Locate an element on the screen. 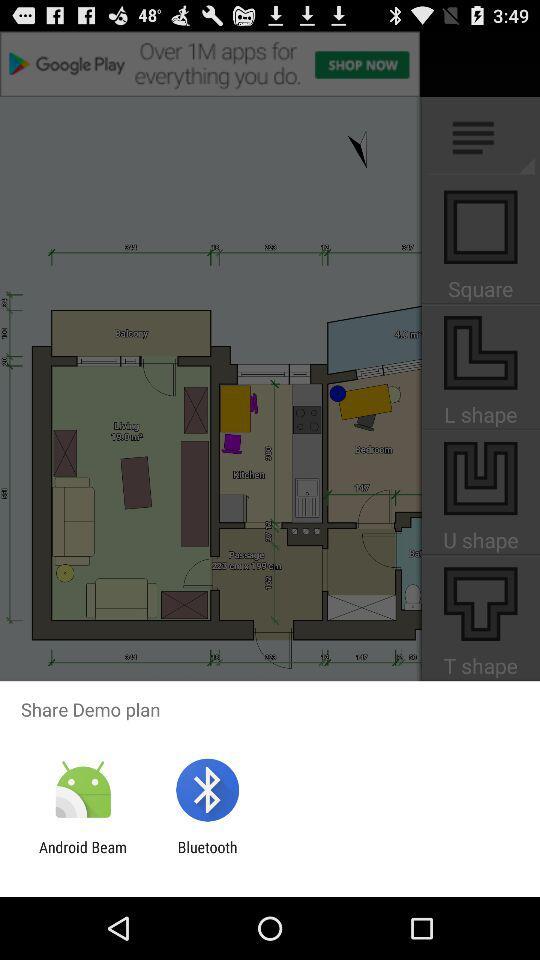  app next to bluetooth icon is located at coordinates (82, 855).